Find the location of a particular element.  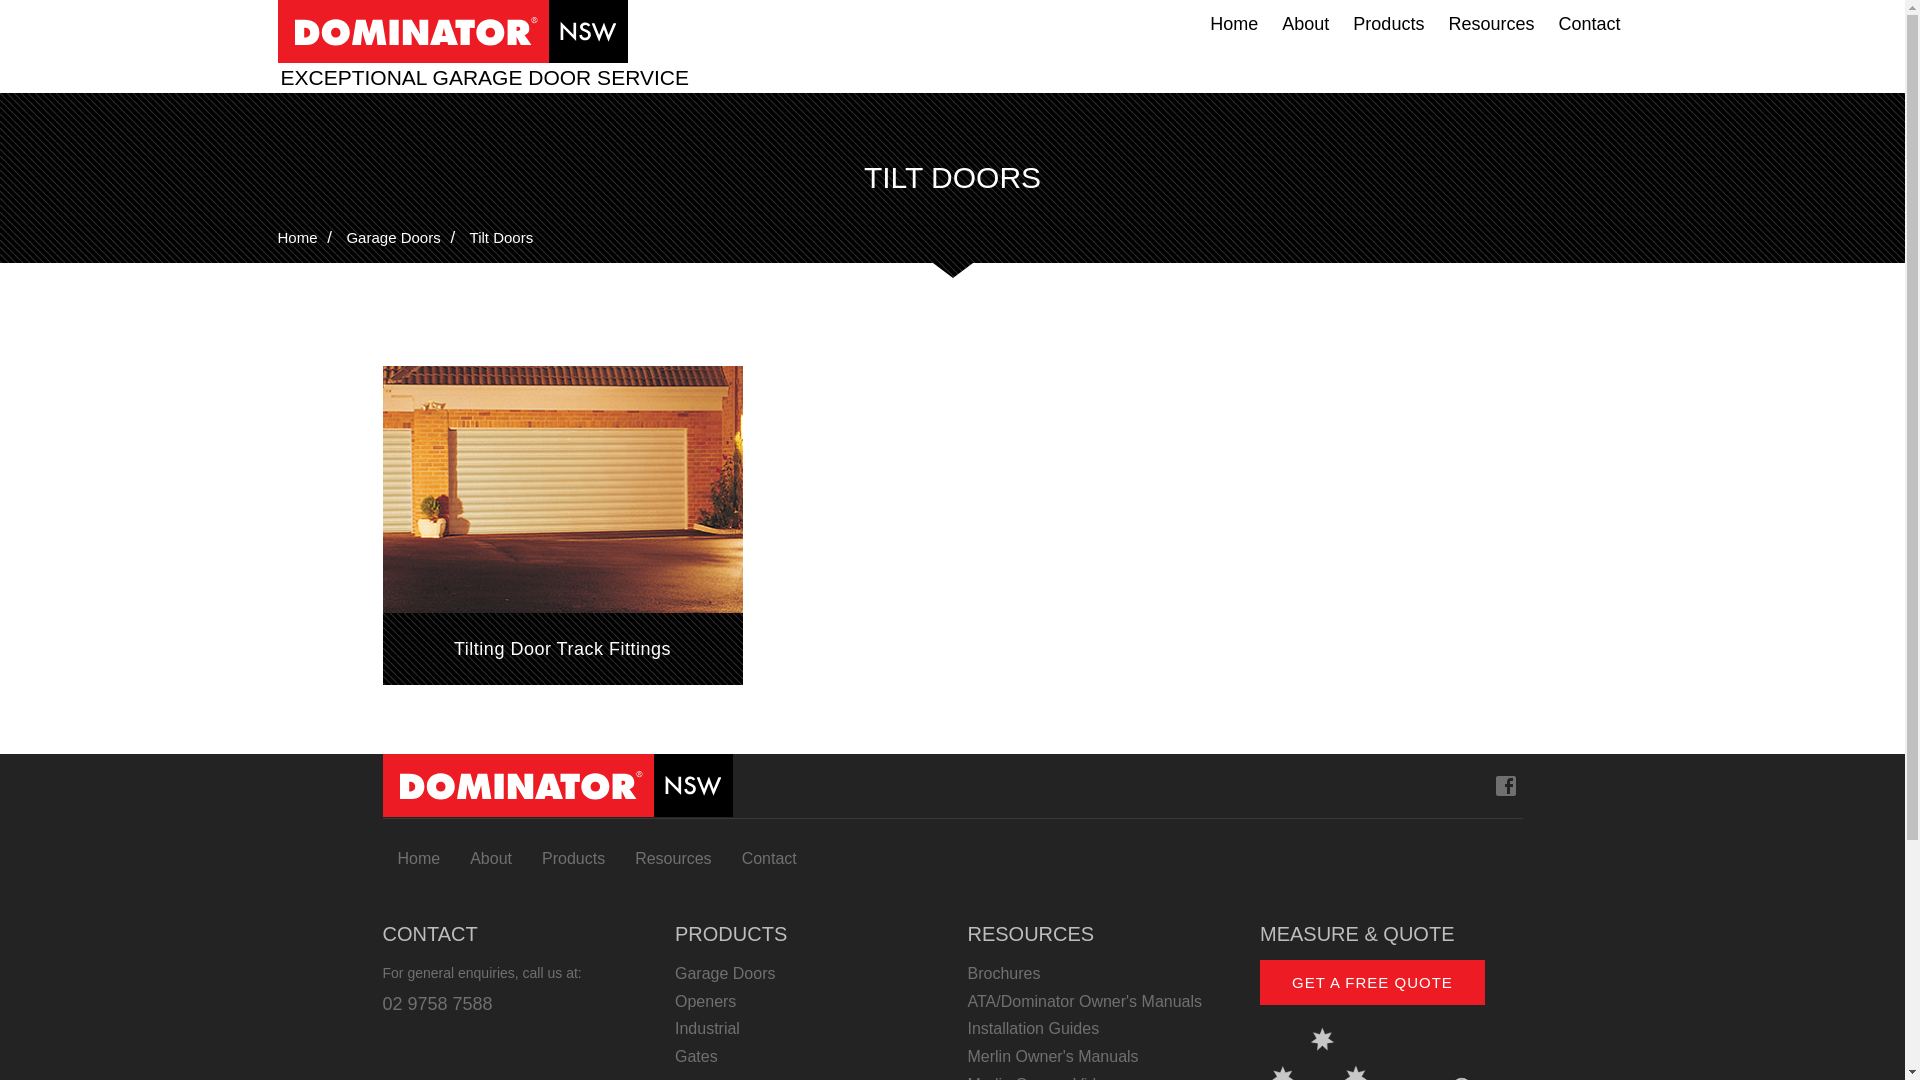

'Garage Doors' is located at coordinates (393, 236).